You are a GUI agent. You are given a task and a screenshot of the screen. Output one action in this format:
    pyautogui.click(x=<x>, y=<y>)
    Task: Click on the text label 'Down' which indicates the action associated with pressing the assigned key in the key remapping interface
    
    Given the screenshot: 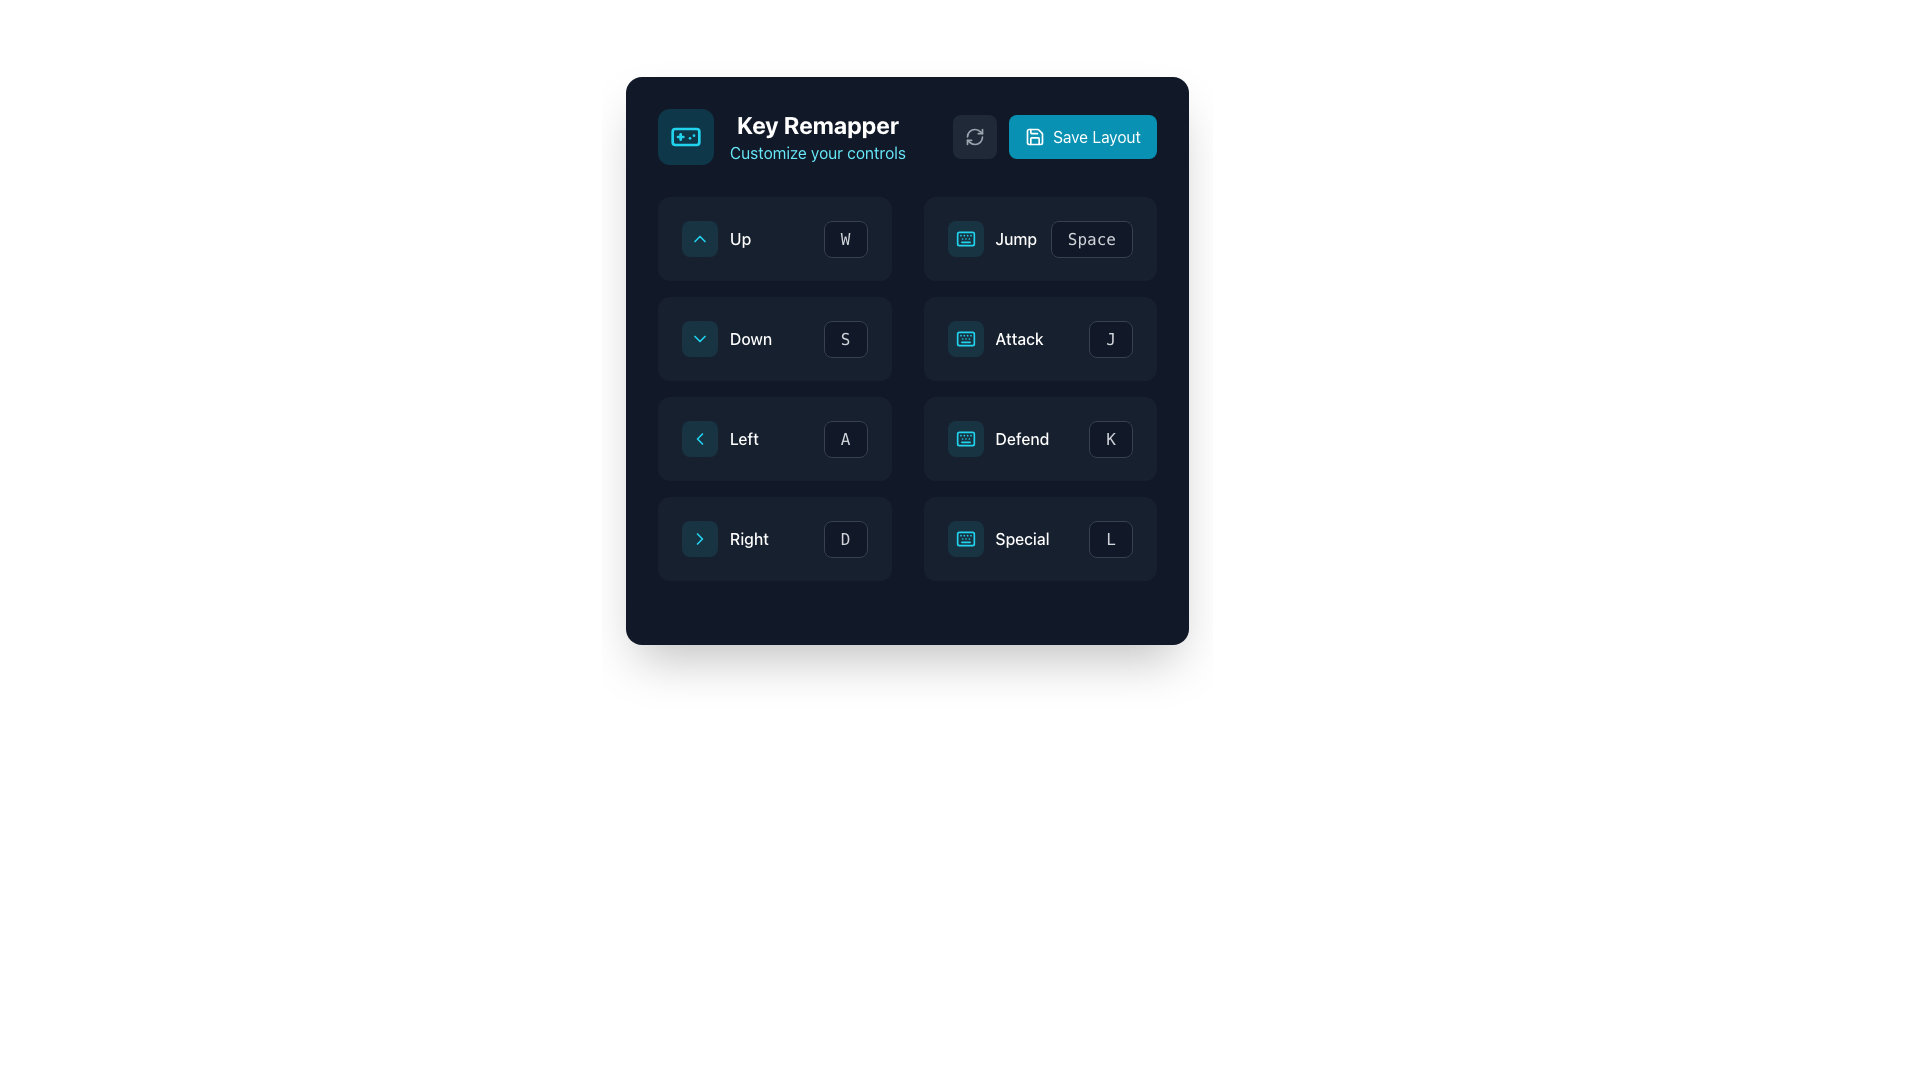 What is the action you would take?
    pyautogui.click(x=750, y=338)
    